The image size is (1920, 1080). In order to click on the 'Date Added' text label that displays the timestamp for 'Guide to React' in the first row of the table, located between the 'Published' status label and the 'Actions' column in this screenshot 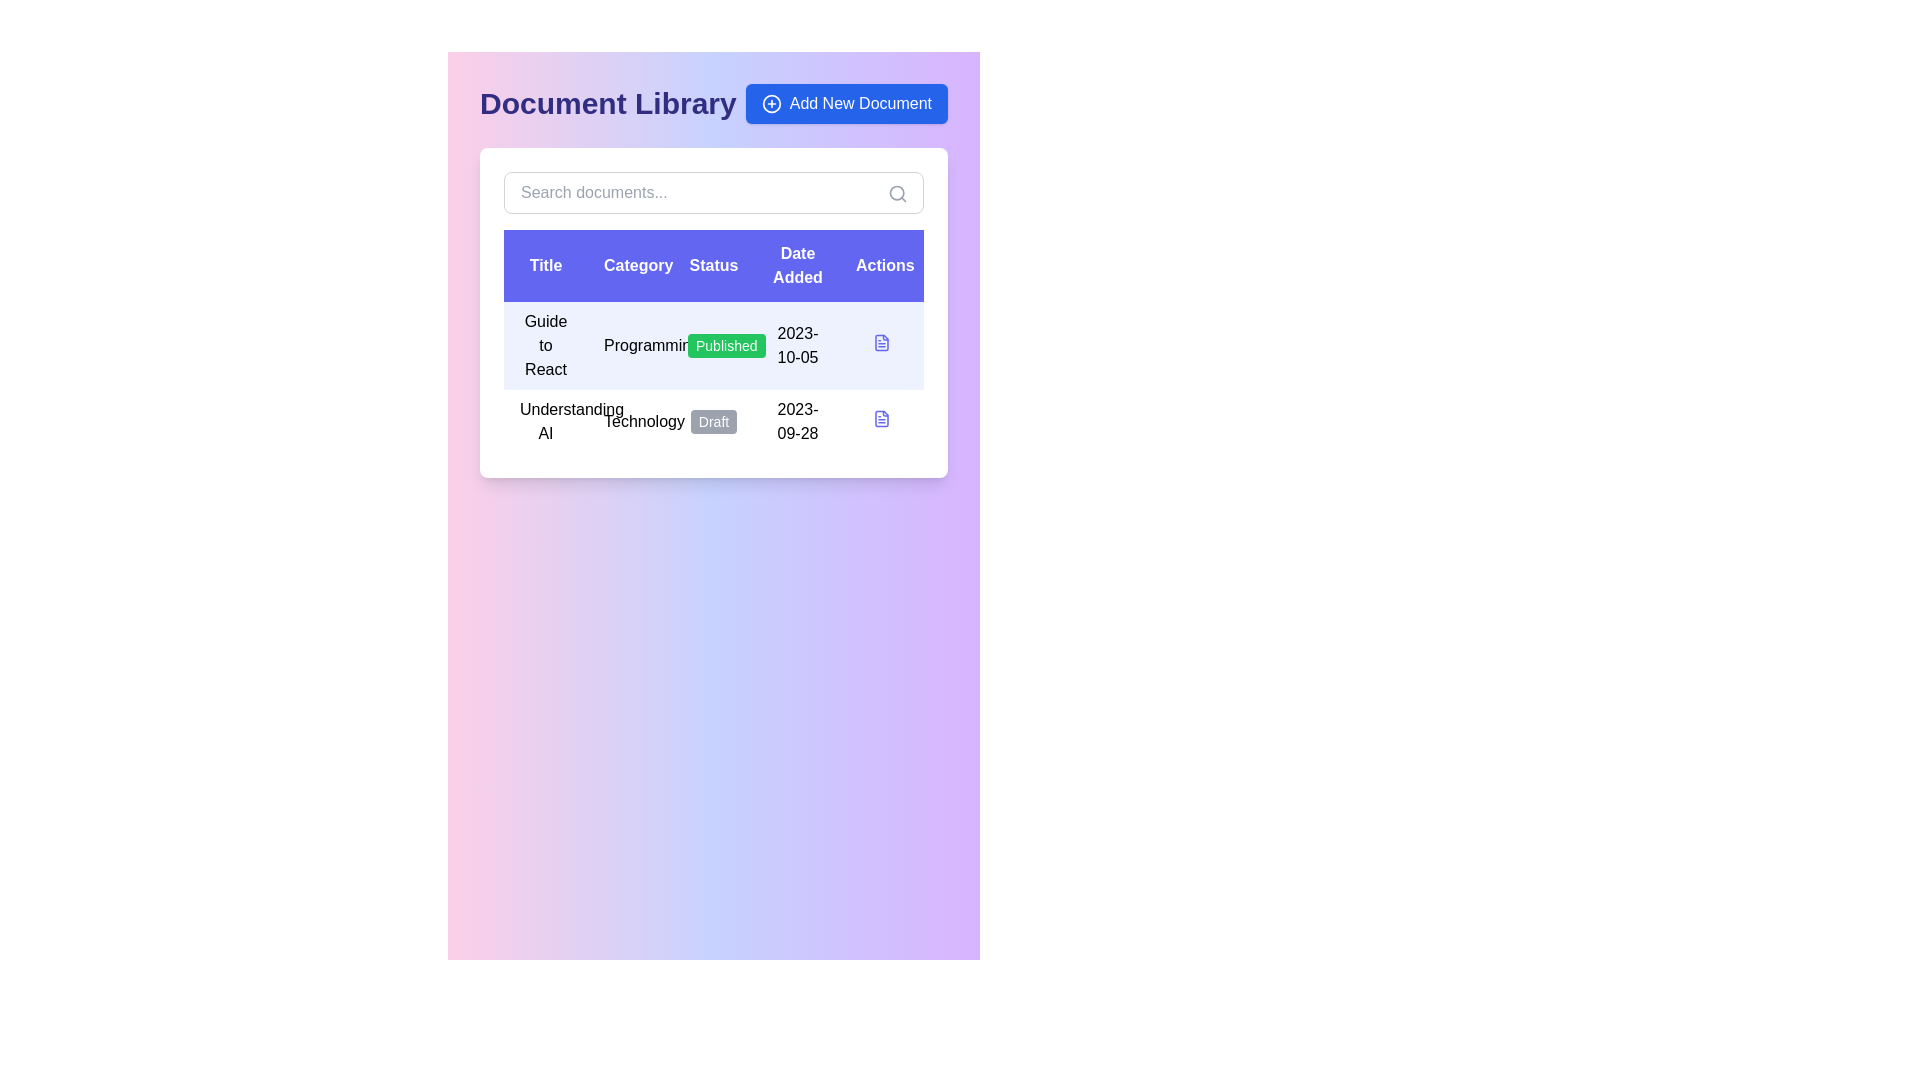, I will do `click(796, 345)`.